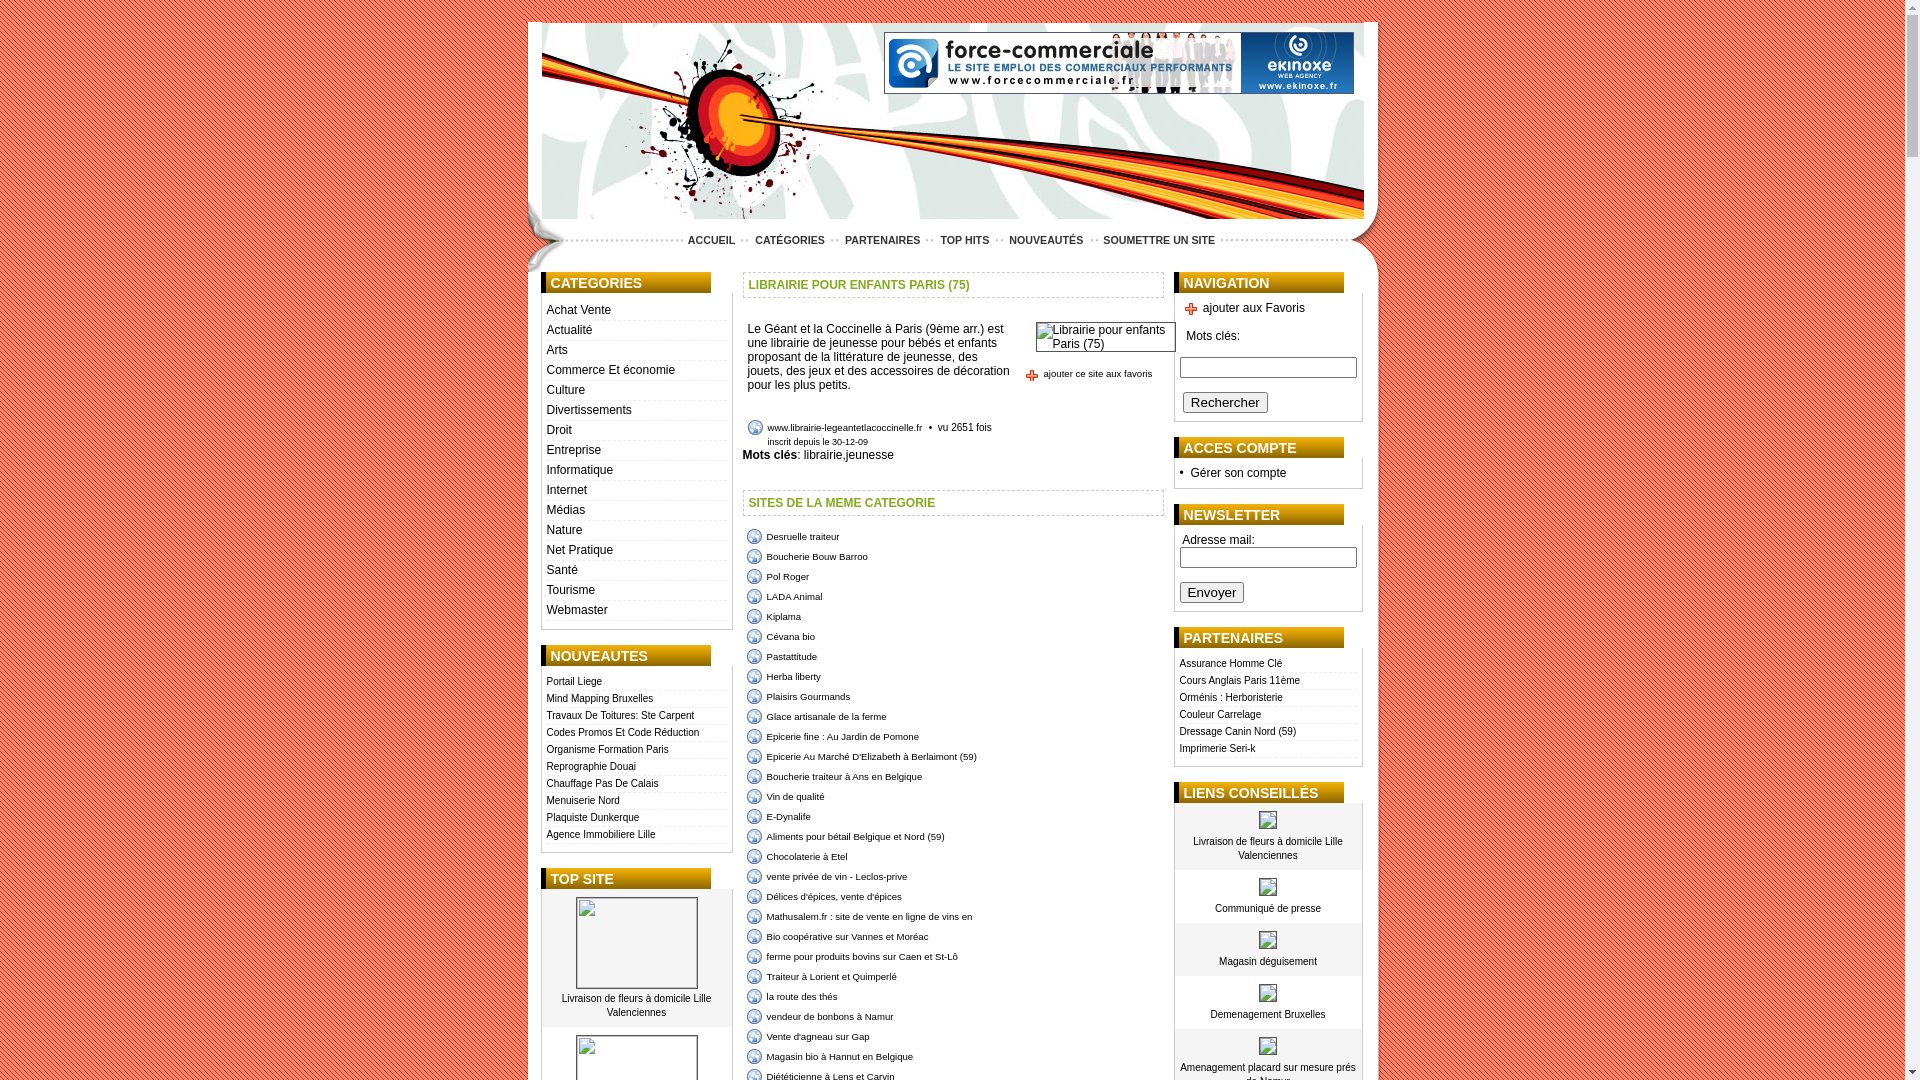  I want to click on 'Demenagement Bruxelles', so click(1266, 1014).